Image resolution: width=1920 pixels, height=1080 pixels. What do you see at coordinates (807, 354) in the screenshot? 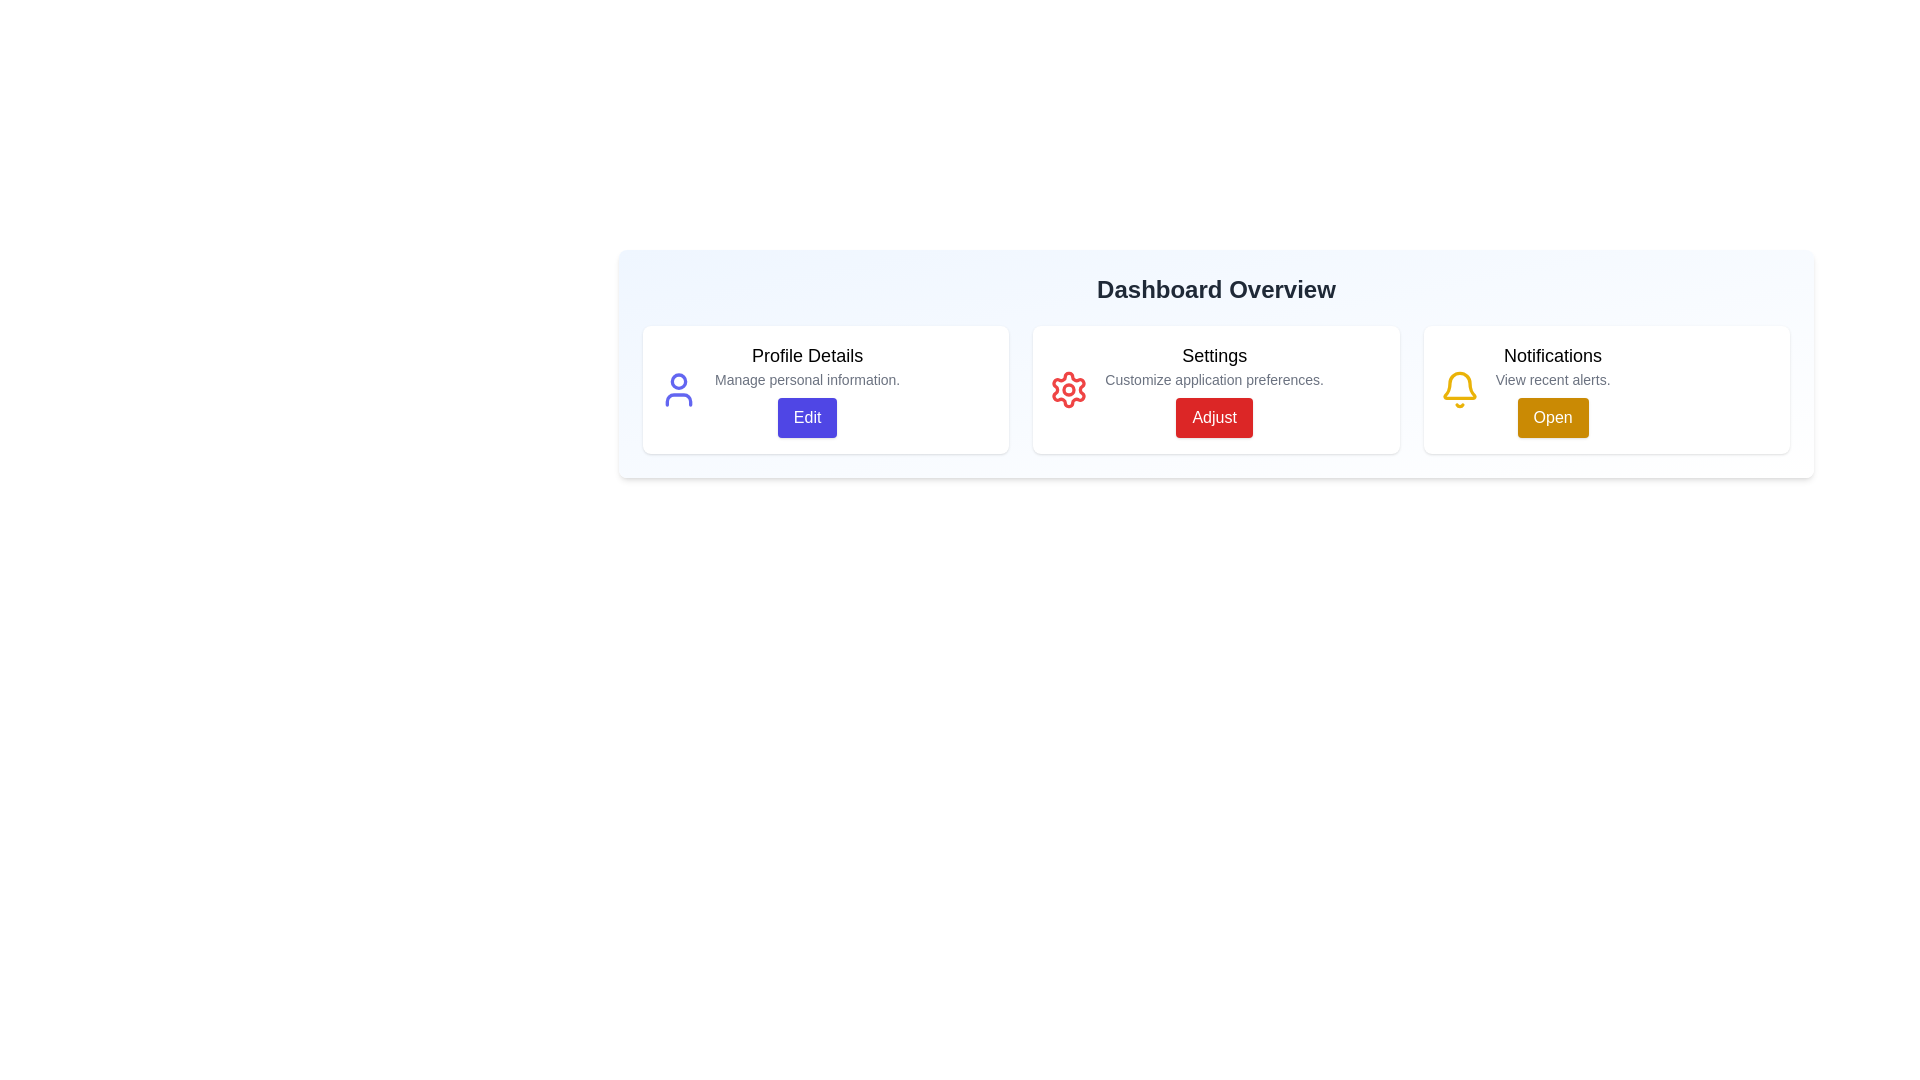
I see `the 'Profile Details' heading text label, which categorizes the content within the Profile Details section of the dashboard` at bounding box center [807, 354].